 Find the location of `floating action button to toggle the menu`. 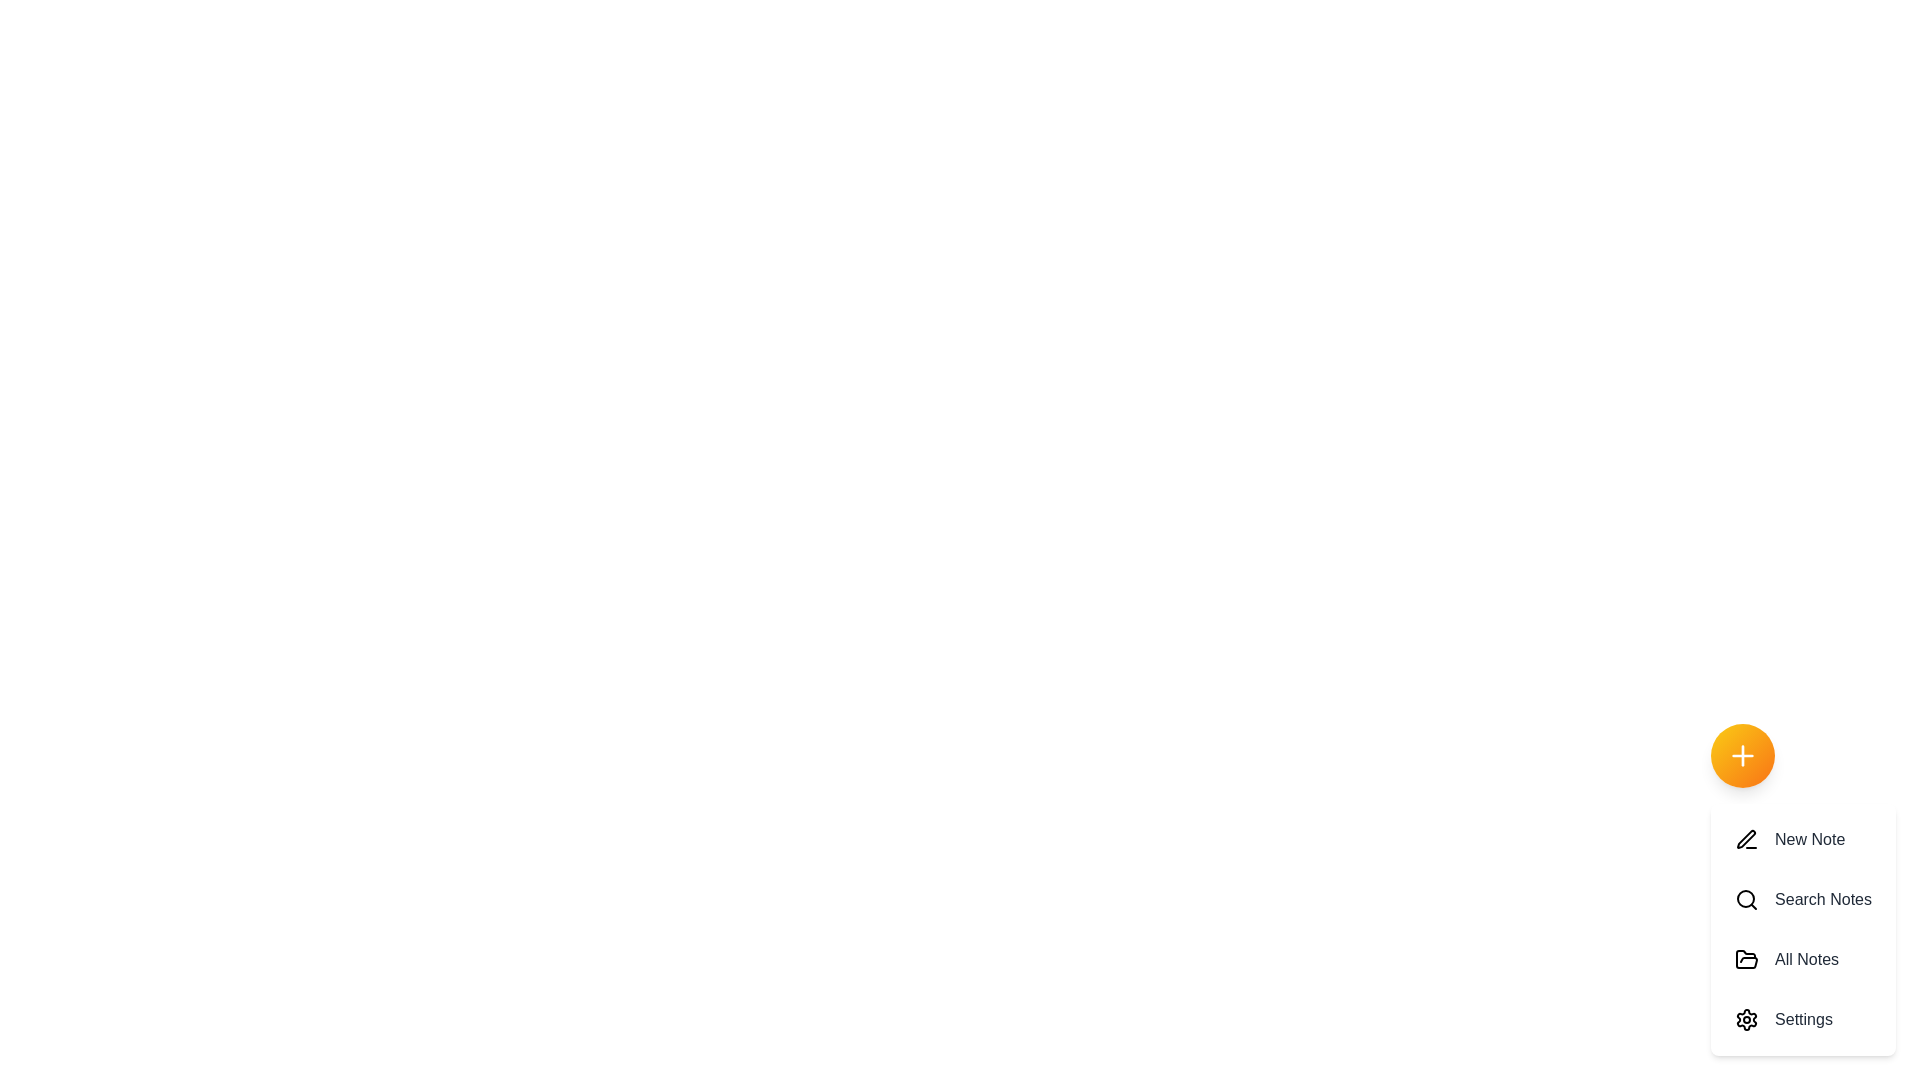

floating action button to toggle the menu is located at coordinates (1741, 756).